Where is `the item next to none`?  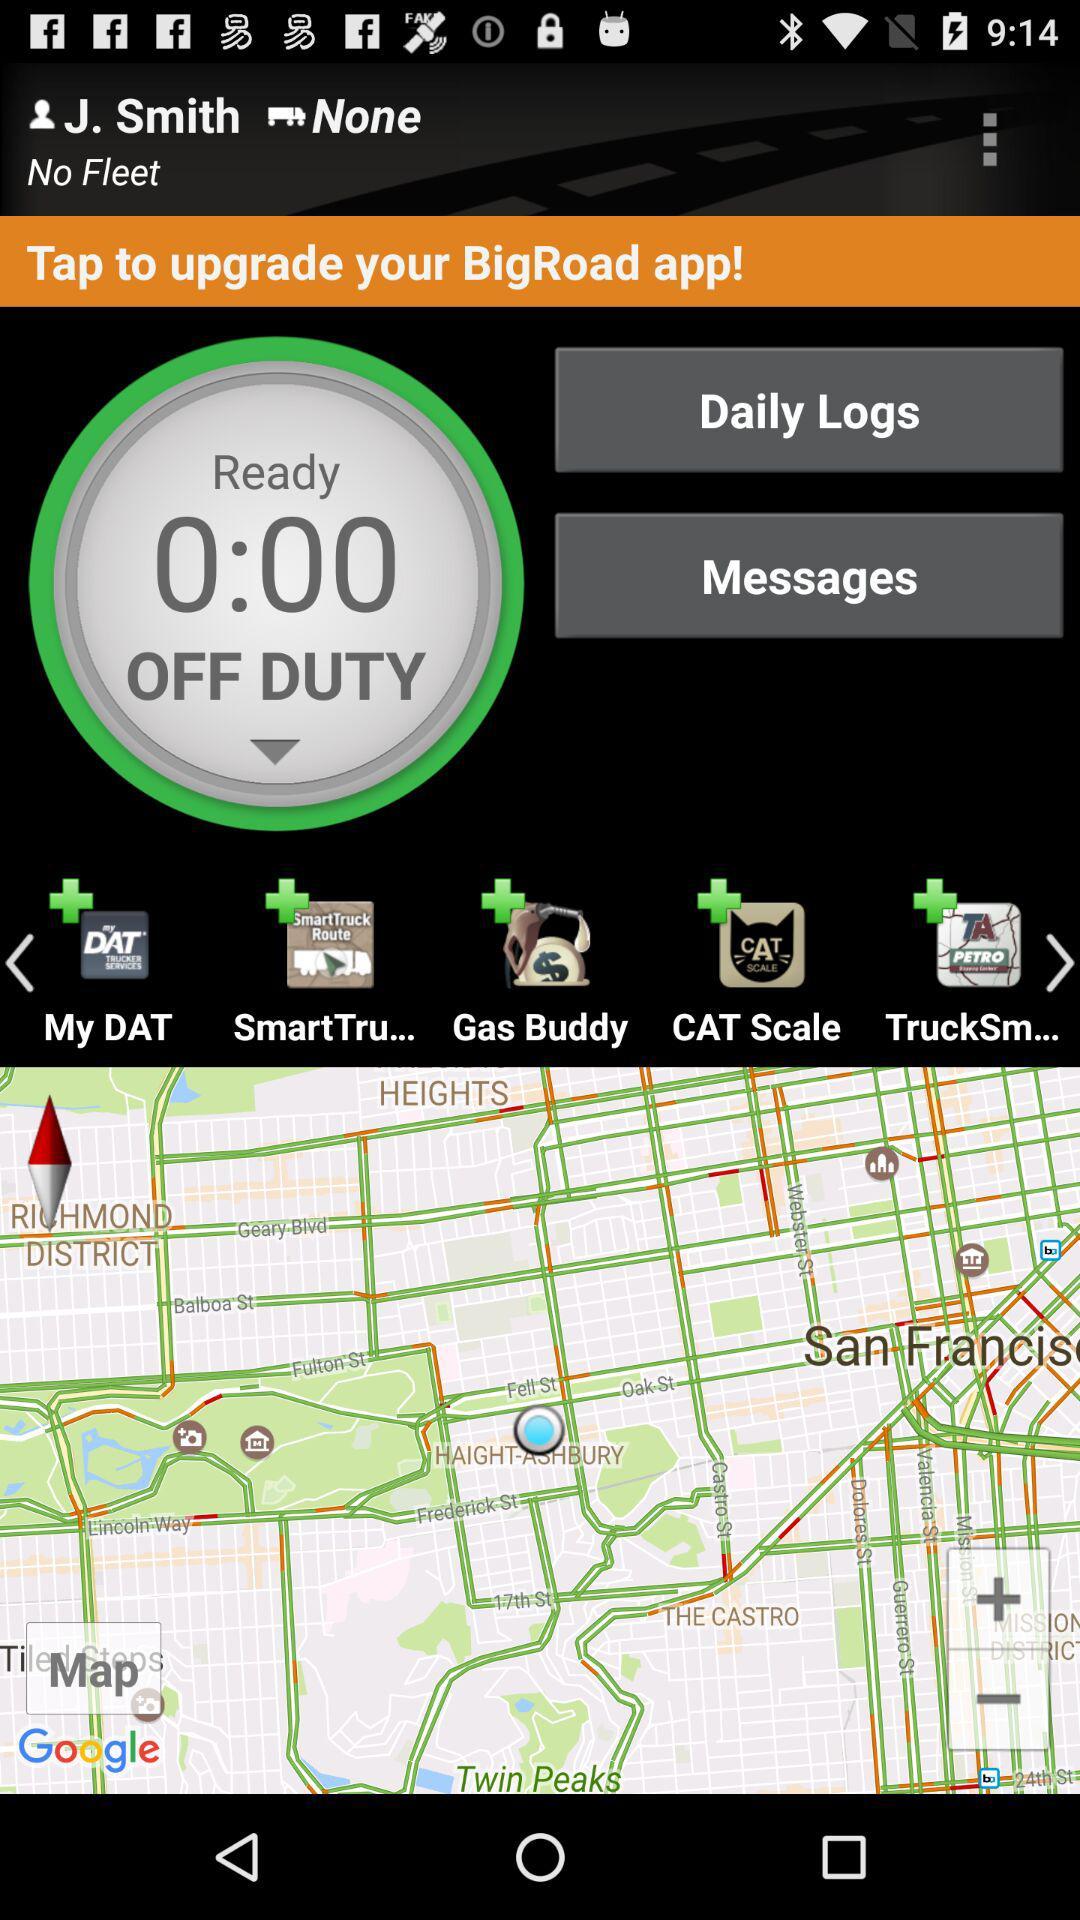 the item next to none is located at coordinates (990, 138).